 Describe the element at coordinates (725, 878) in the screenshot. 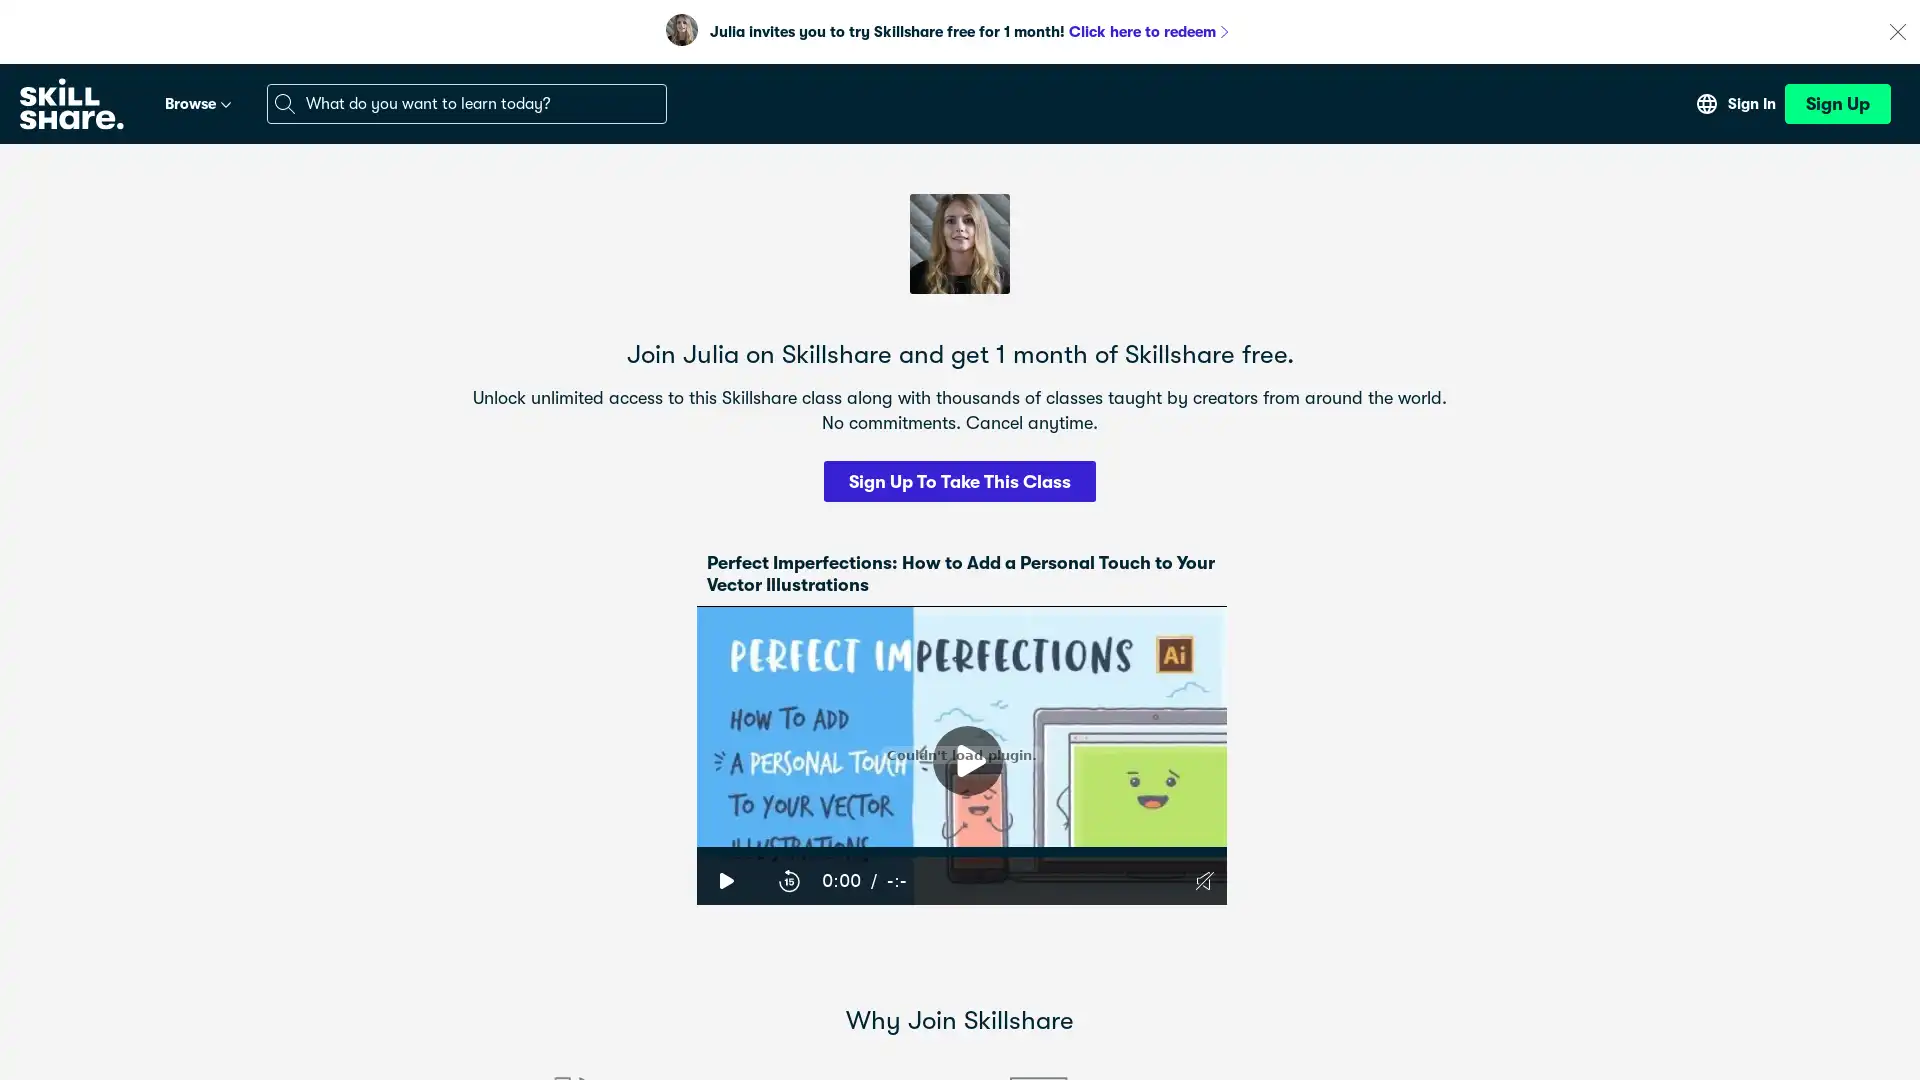

I see `Play` at that location.